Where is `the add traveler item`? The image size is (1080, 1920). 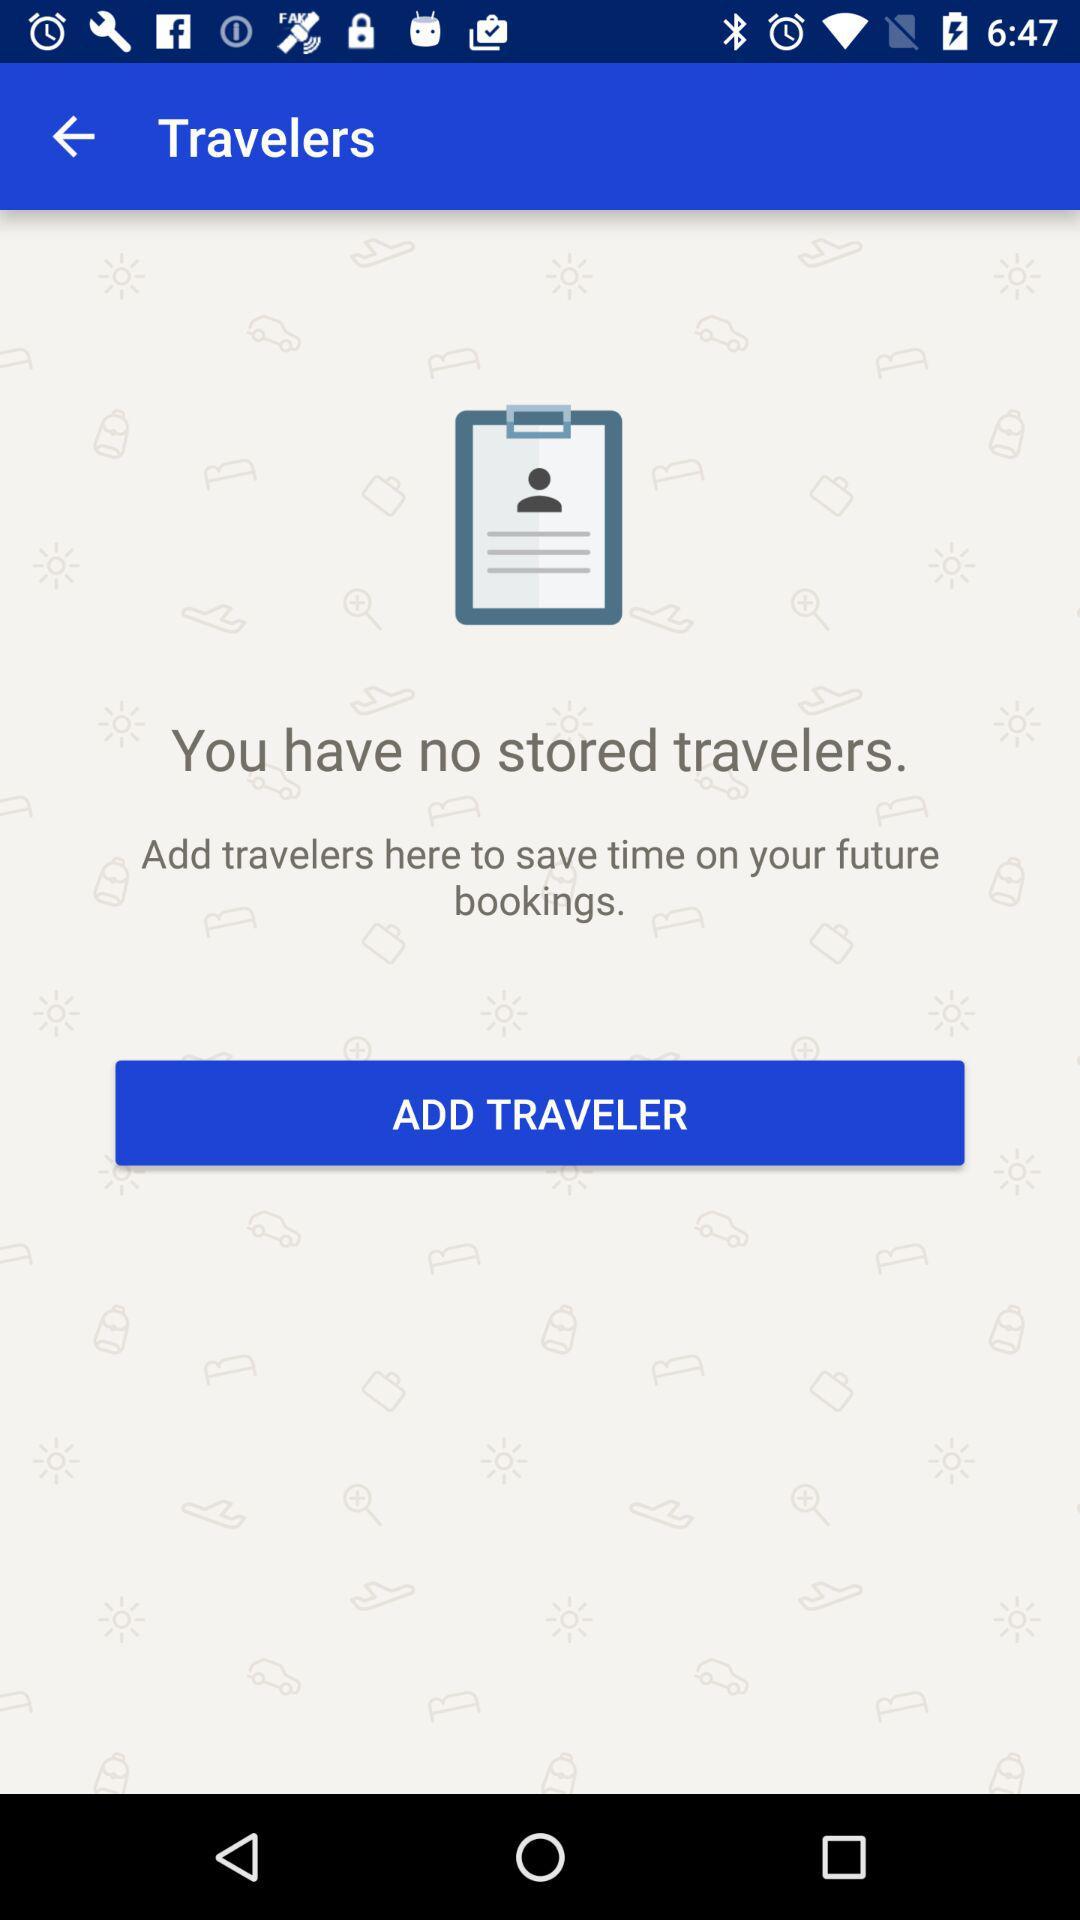
the add traveler item is located at coordinates (540, 1112).